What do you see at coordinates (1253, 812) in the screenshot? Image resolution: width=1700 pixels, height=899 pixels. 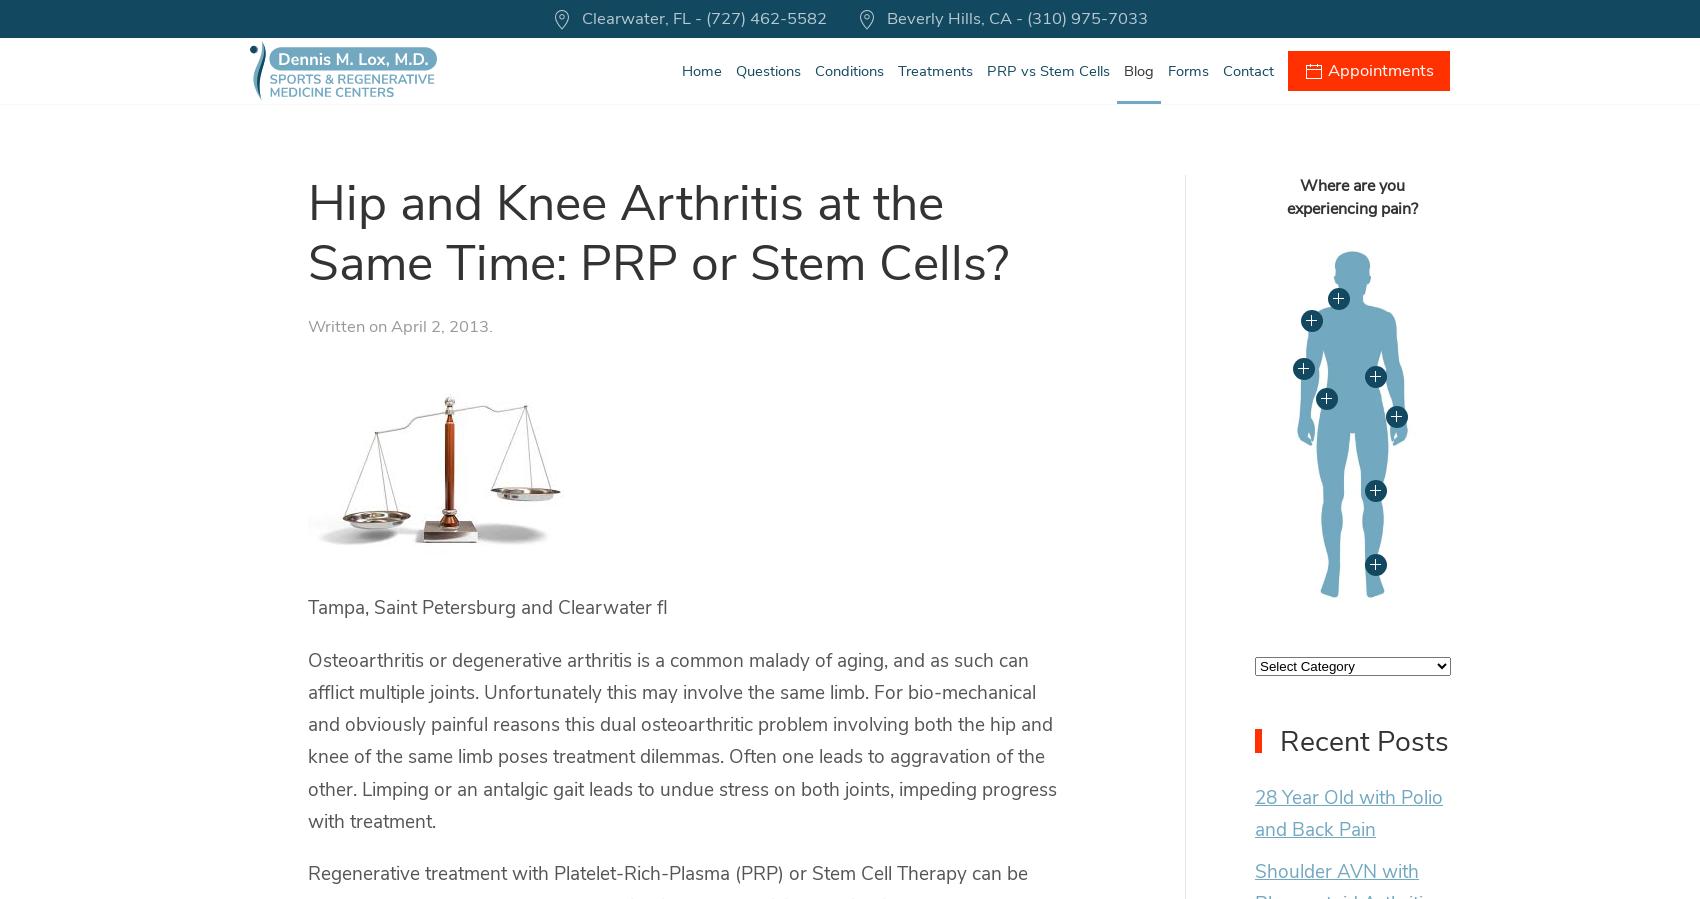 I see `'28 Year Old with Polio and Back Pain'` at bounding box center [1253, 812].